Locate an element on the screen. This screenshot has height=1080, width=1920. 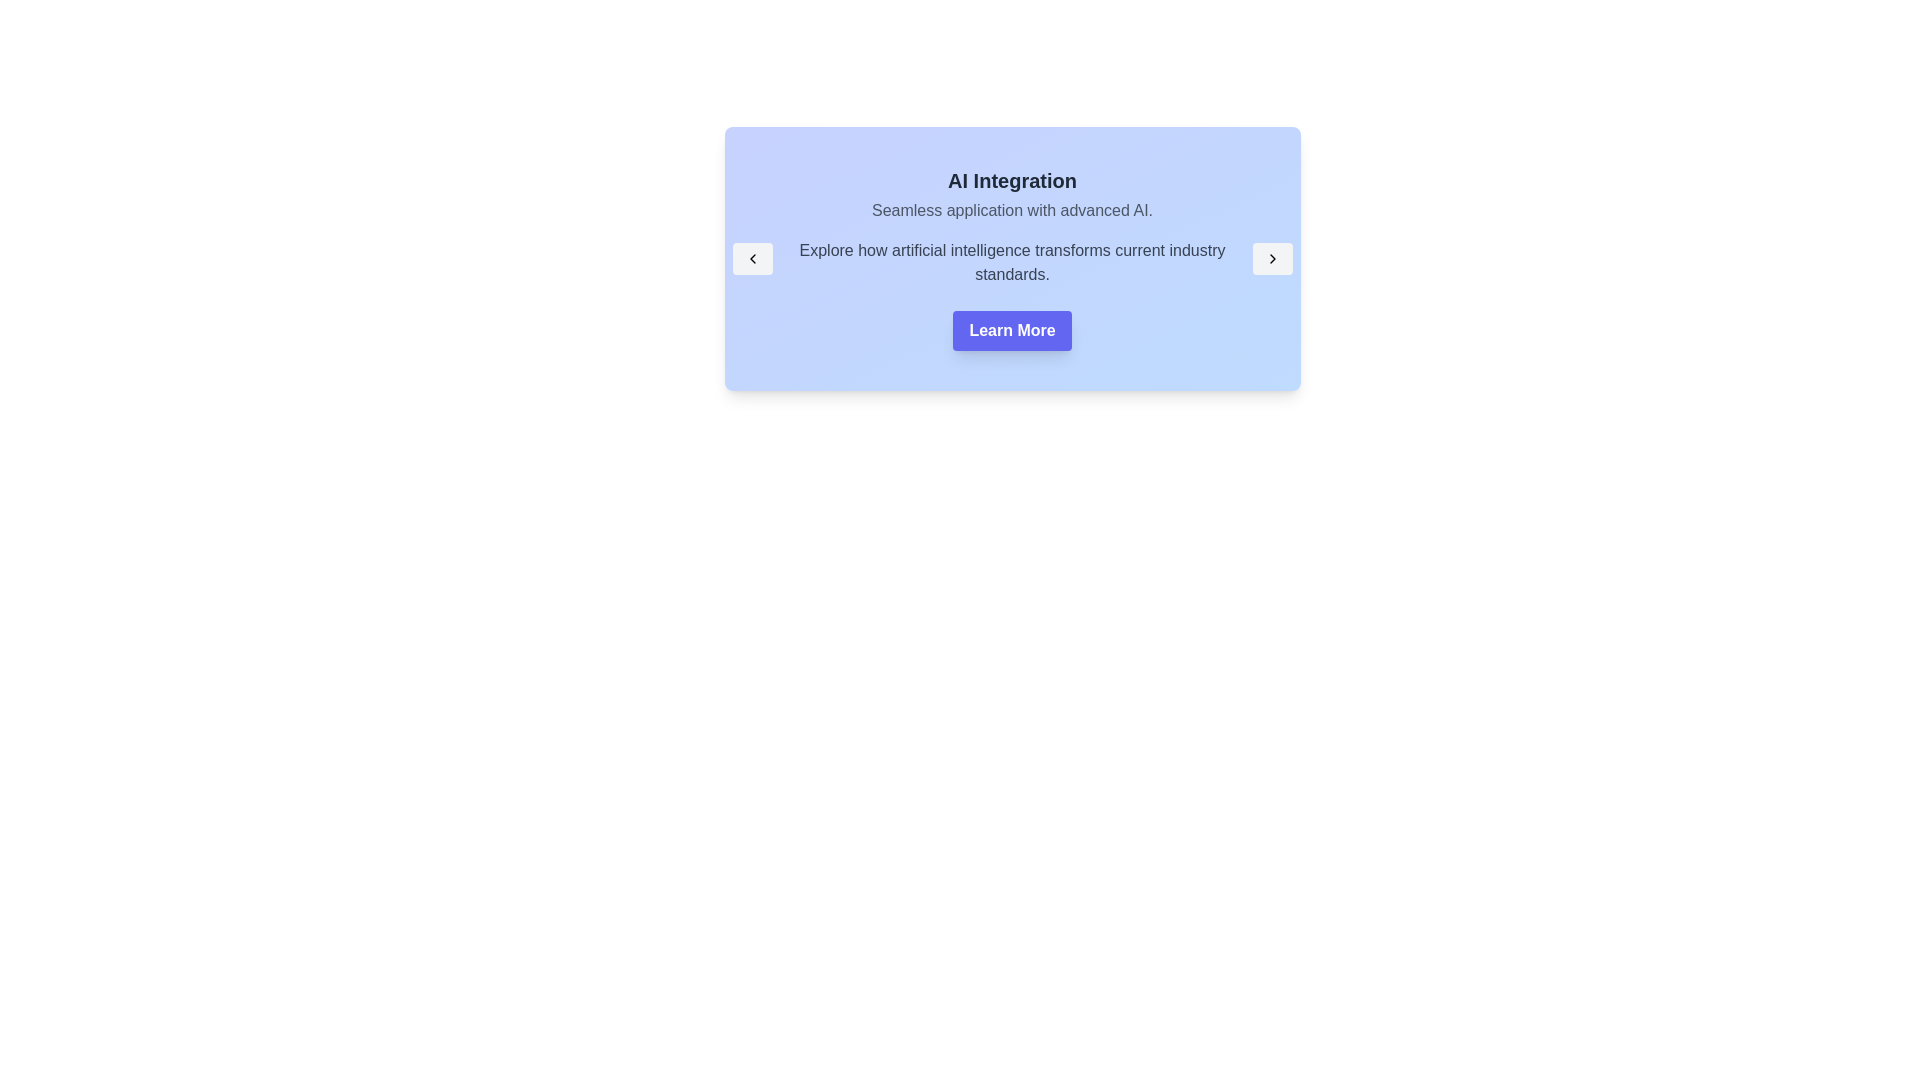
the text label stating 'Seamless application with advanced AI.' which is positioned below the heading 'AI Integration' and above the 'Learn More' button is located at coordinates (1012, 211).